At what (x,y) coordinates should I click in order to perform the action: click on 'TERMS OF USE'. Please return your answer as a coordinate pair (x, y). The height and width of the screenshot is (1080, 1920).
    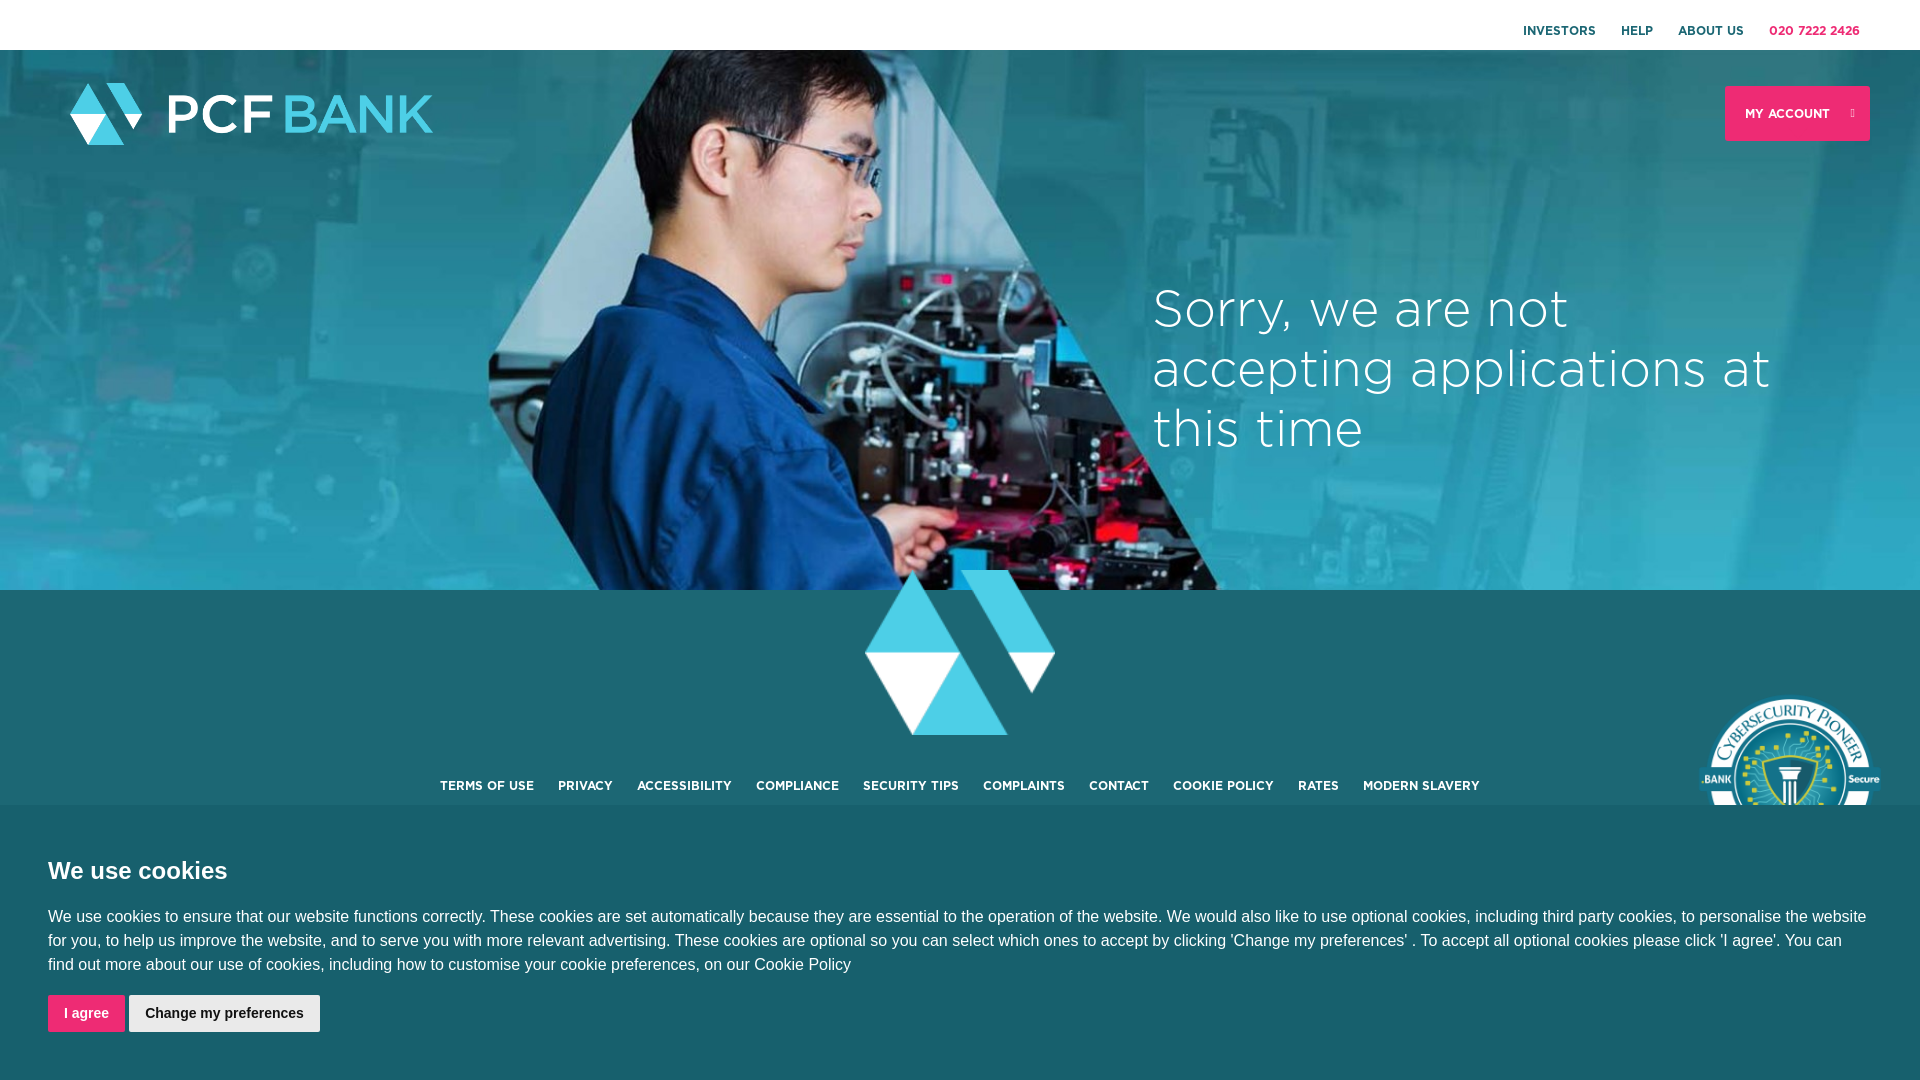
    Looking at the image, I should click on (486, 785).